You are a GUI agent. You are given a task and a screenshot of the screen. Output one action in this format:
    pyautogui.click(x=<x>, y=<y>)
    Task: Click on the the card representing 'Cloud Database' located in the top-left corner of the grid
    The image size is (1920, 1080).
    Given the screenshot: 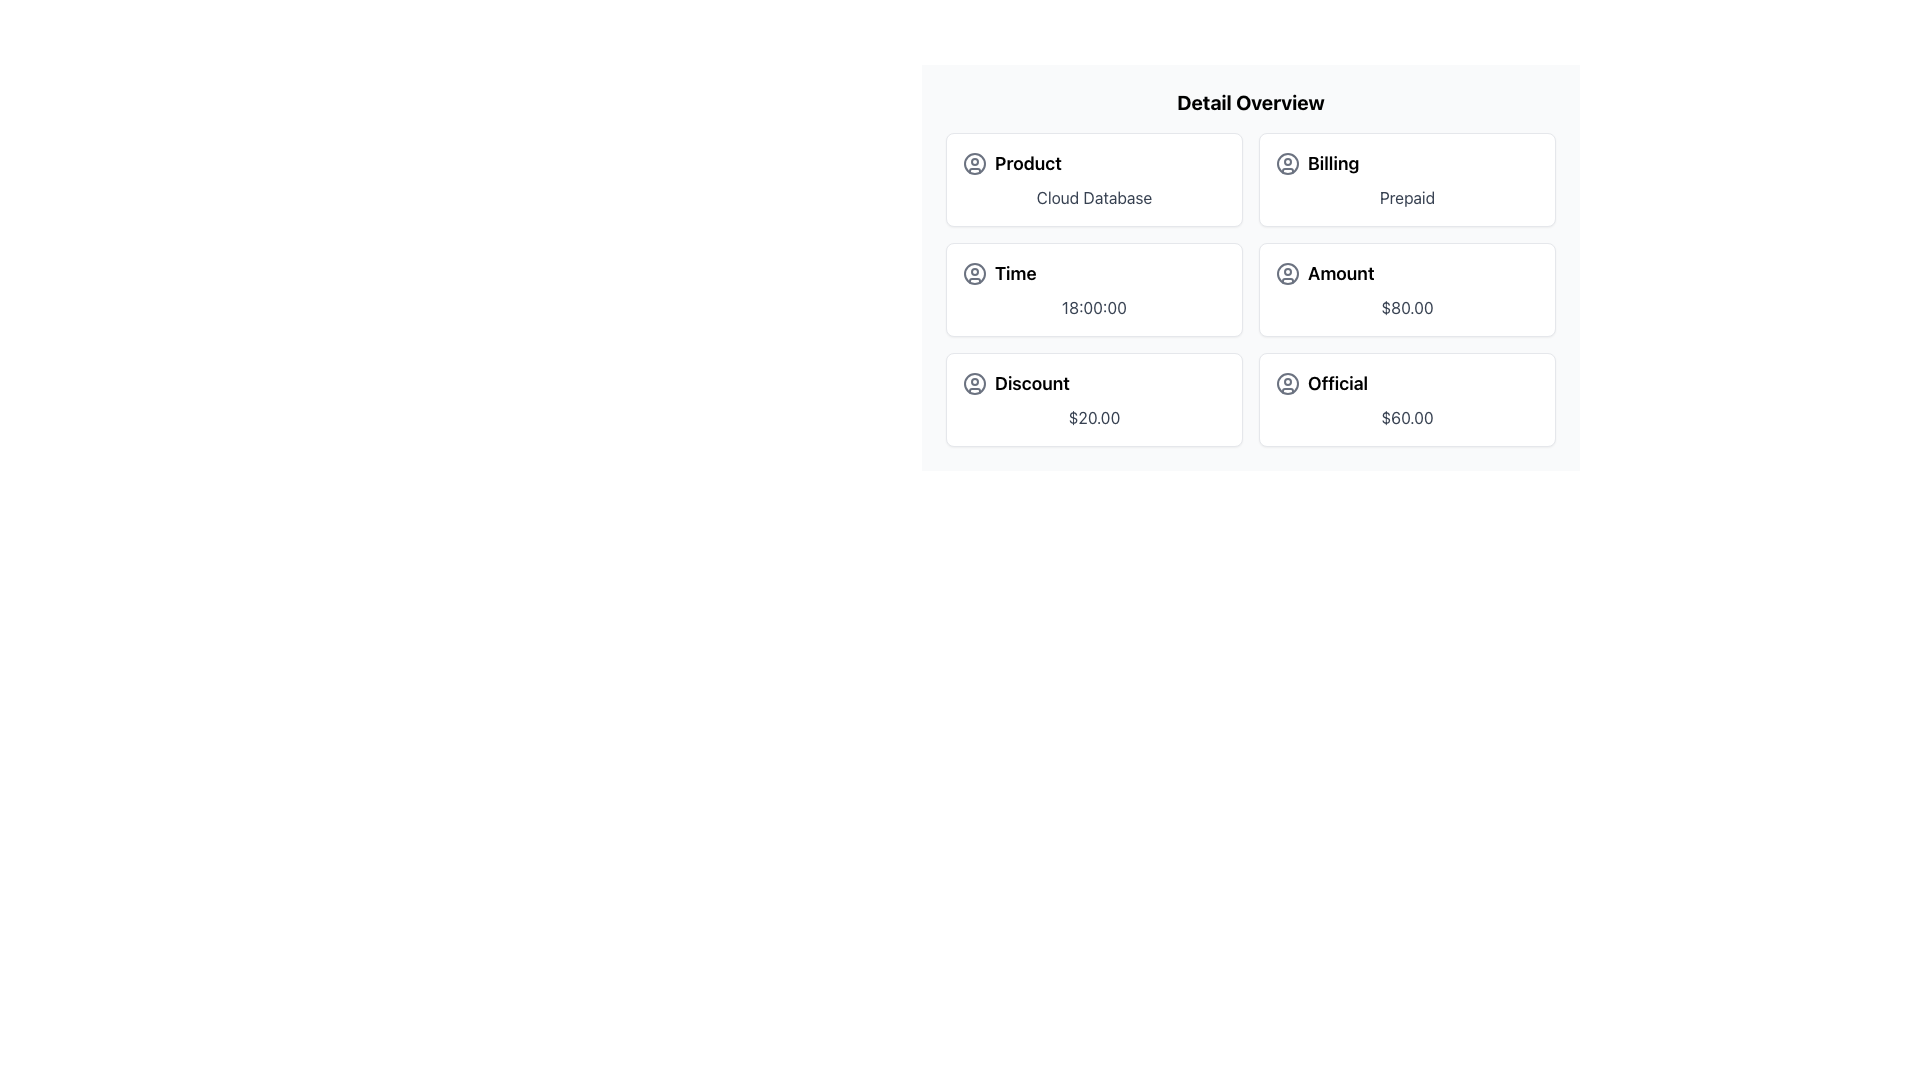 What is the action you would take?
    pyautogui.click(x=1093, y=180)
    